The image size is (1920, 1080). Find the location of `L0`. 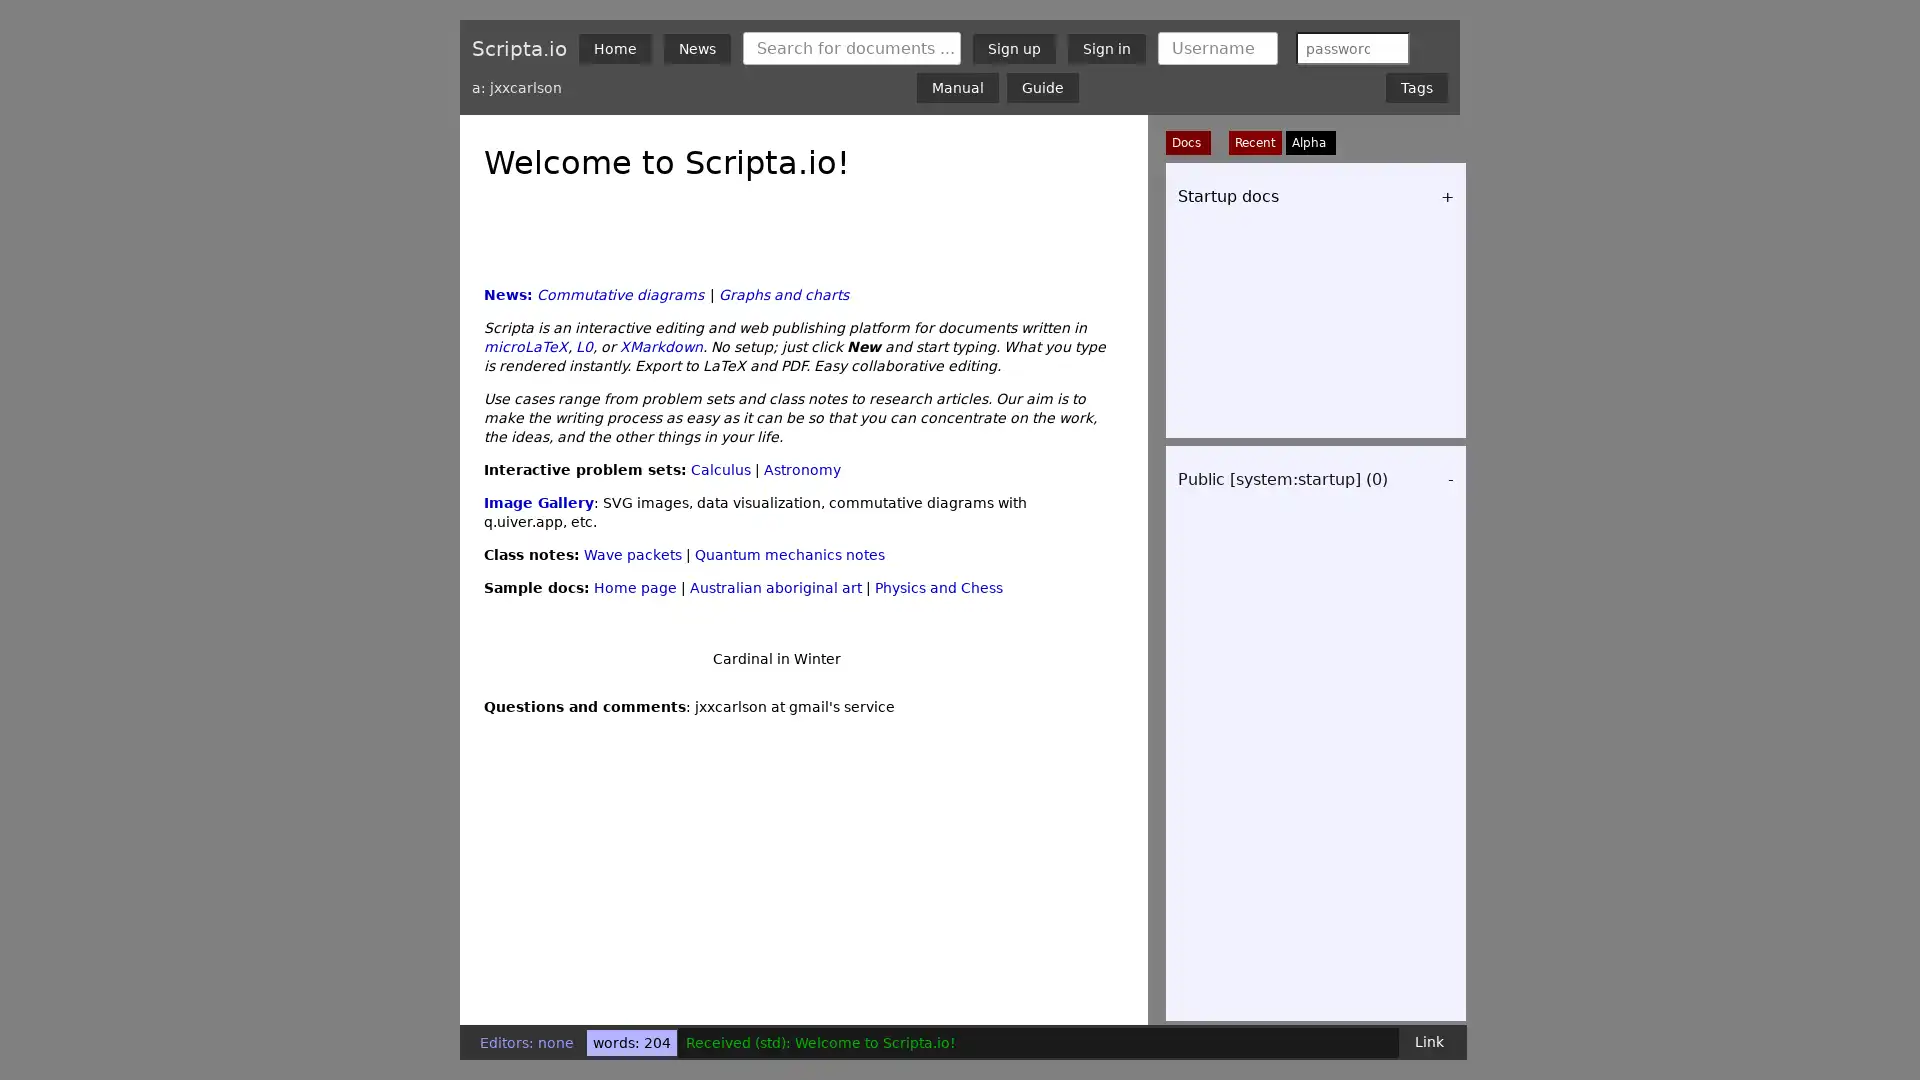

L0 is located at coordinates (583, 500).